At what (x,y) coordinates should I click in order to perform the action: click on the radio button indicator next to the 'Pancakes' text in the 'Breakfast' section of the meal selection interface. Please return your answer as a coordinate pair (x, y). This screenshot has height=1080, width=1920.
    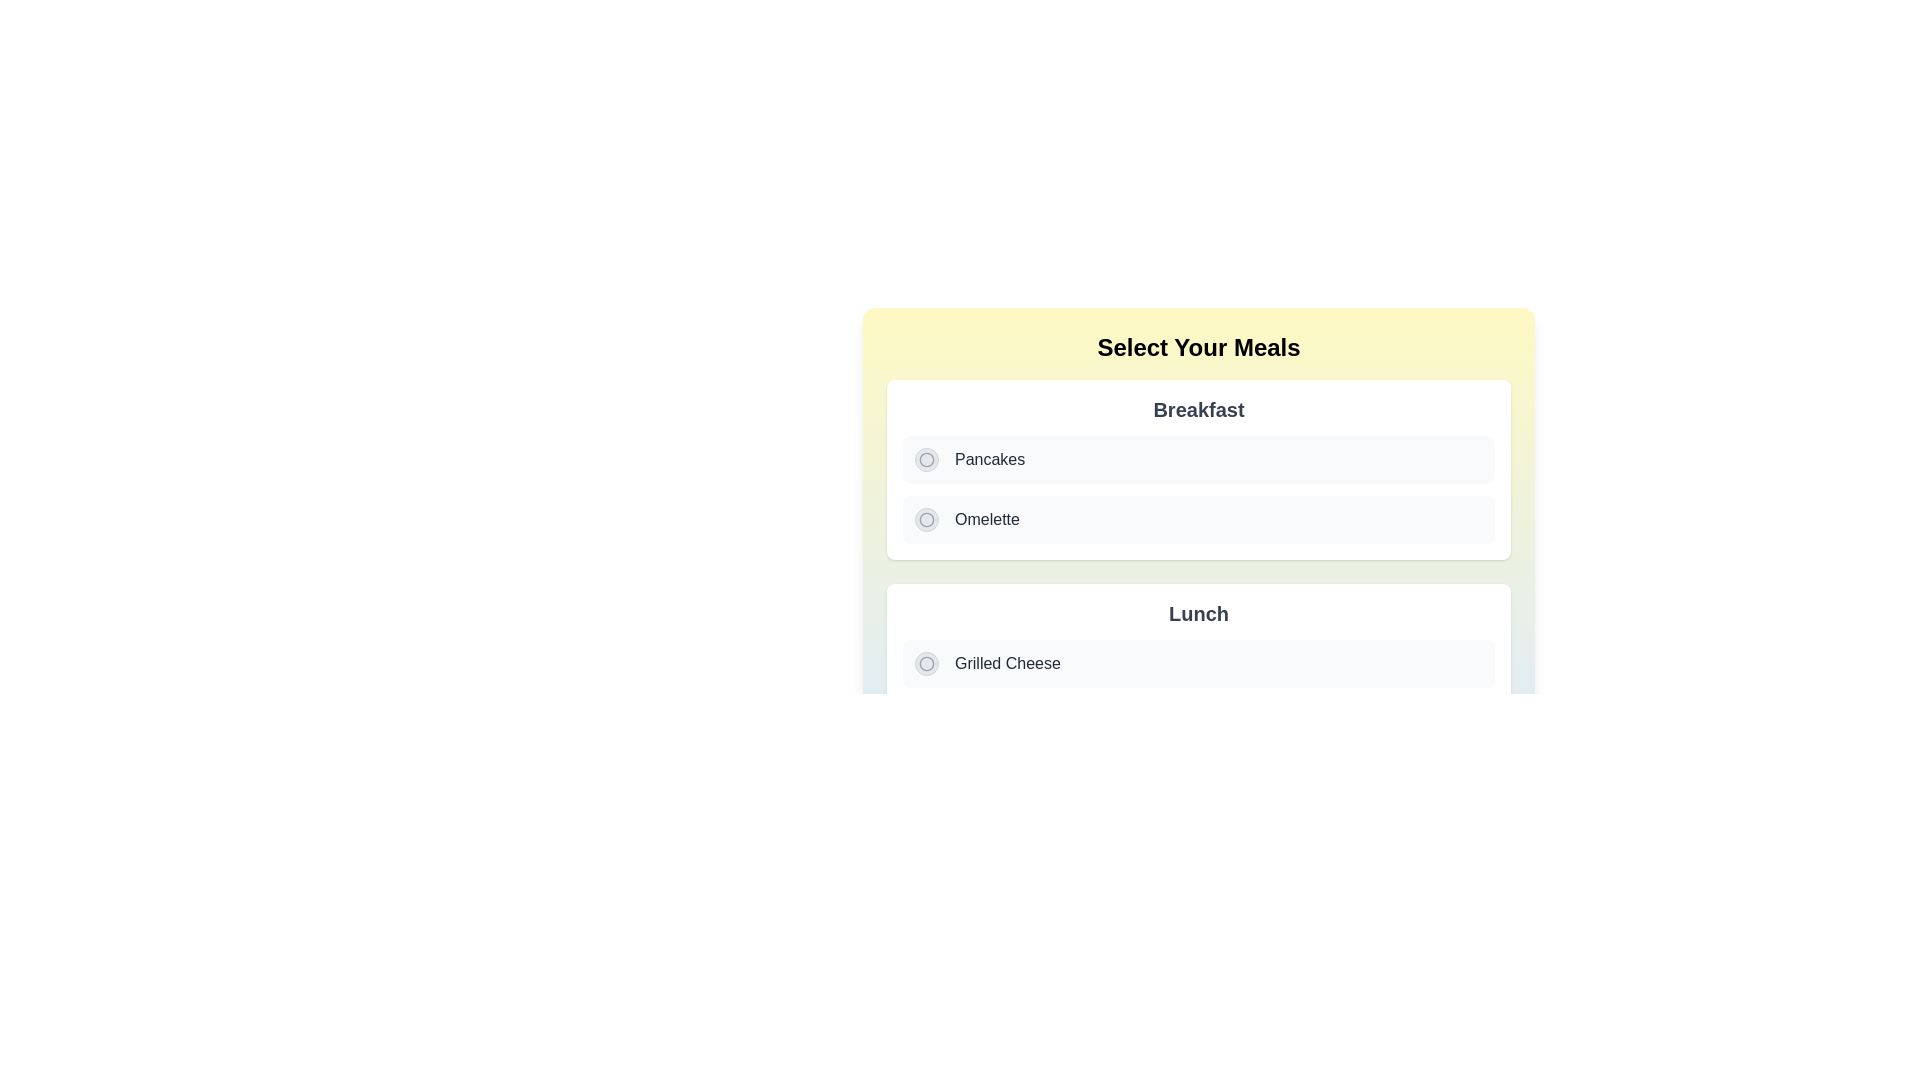
    Looking at the image, I should click on (925, 459).